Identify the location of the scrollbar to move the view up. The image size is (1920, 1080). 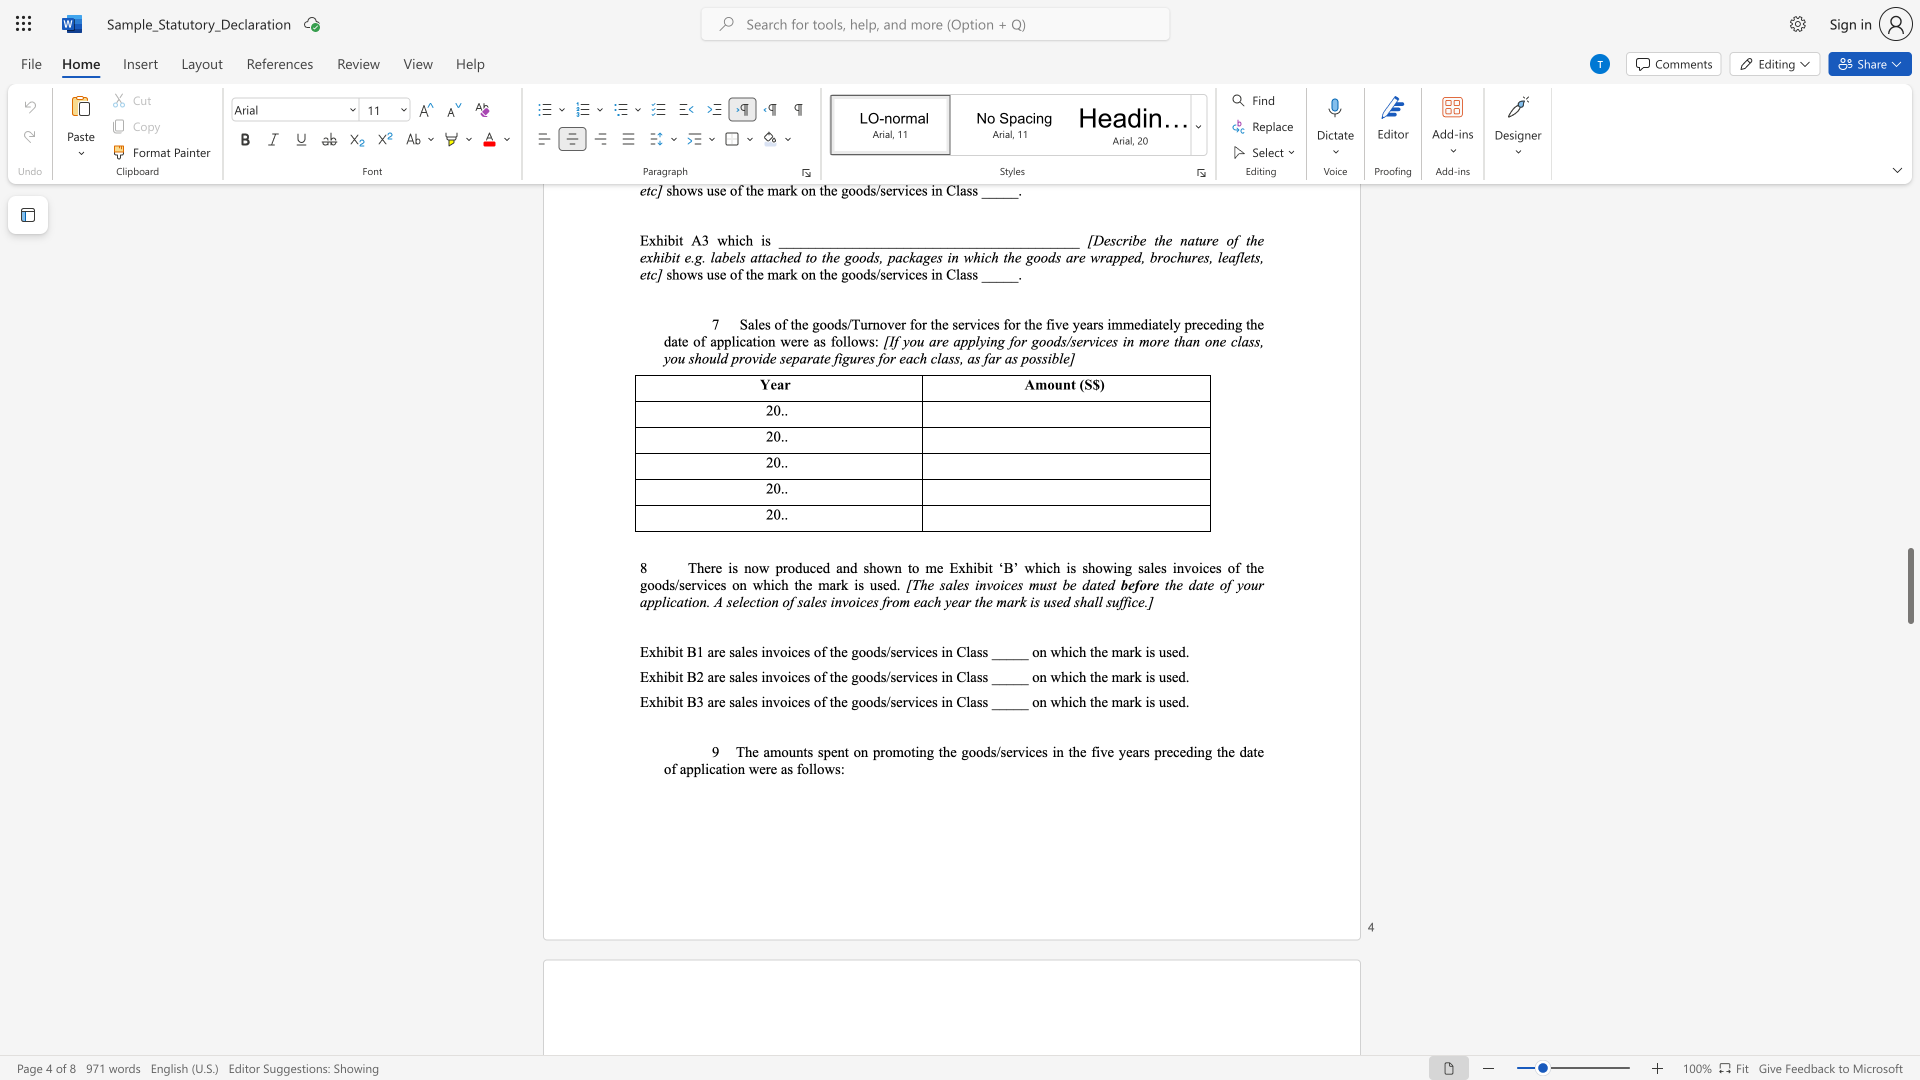
(1909, 229).